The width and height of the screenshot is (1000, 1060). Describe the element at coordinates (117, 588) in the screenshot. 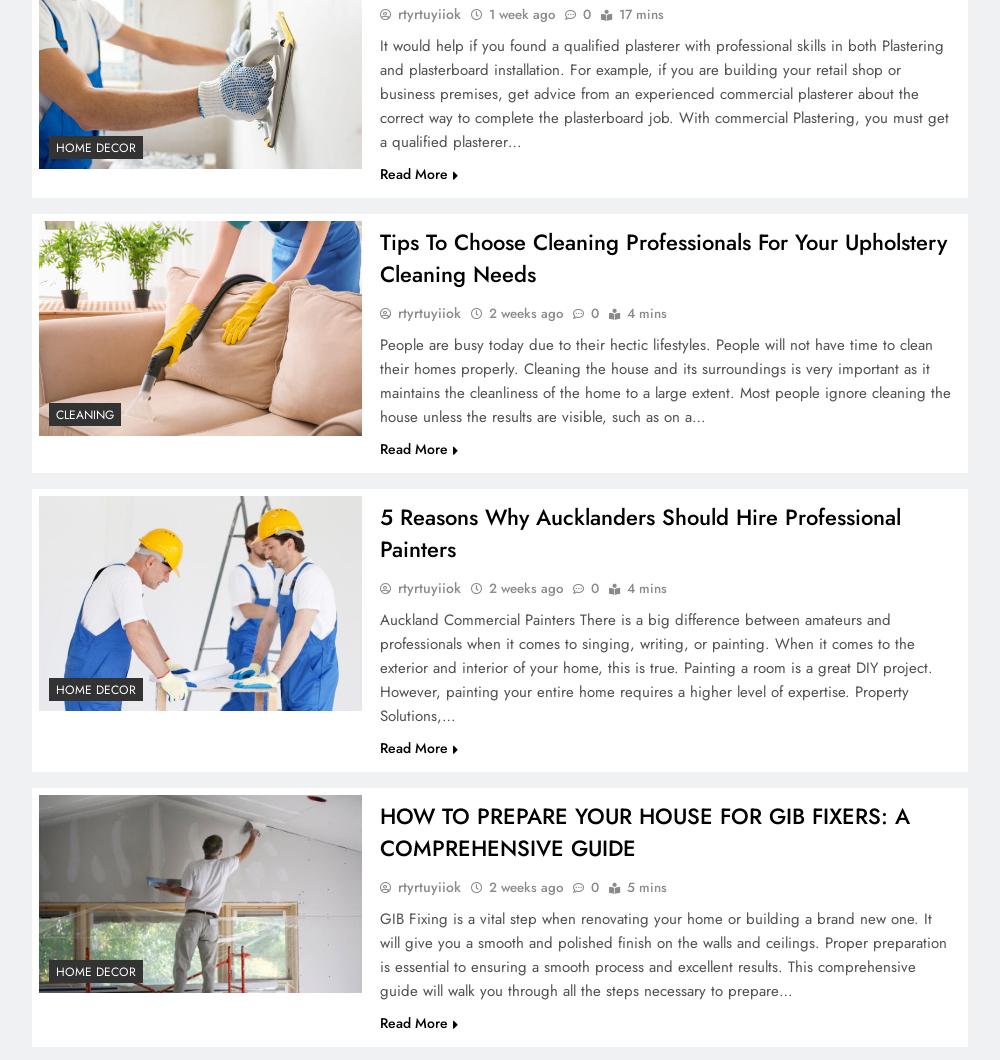

I see `'Recent Posts'` at that location.